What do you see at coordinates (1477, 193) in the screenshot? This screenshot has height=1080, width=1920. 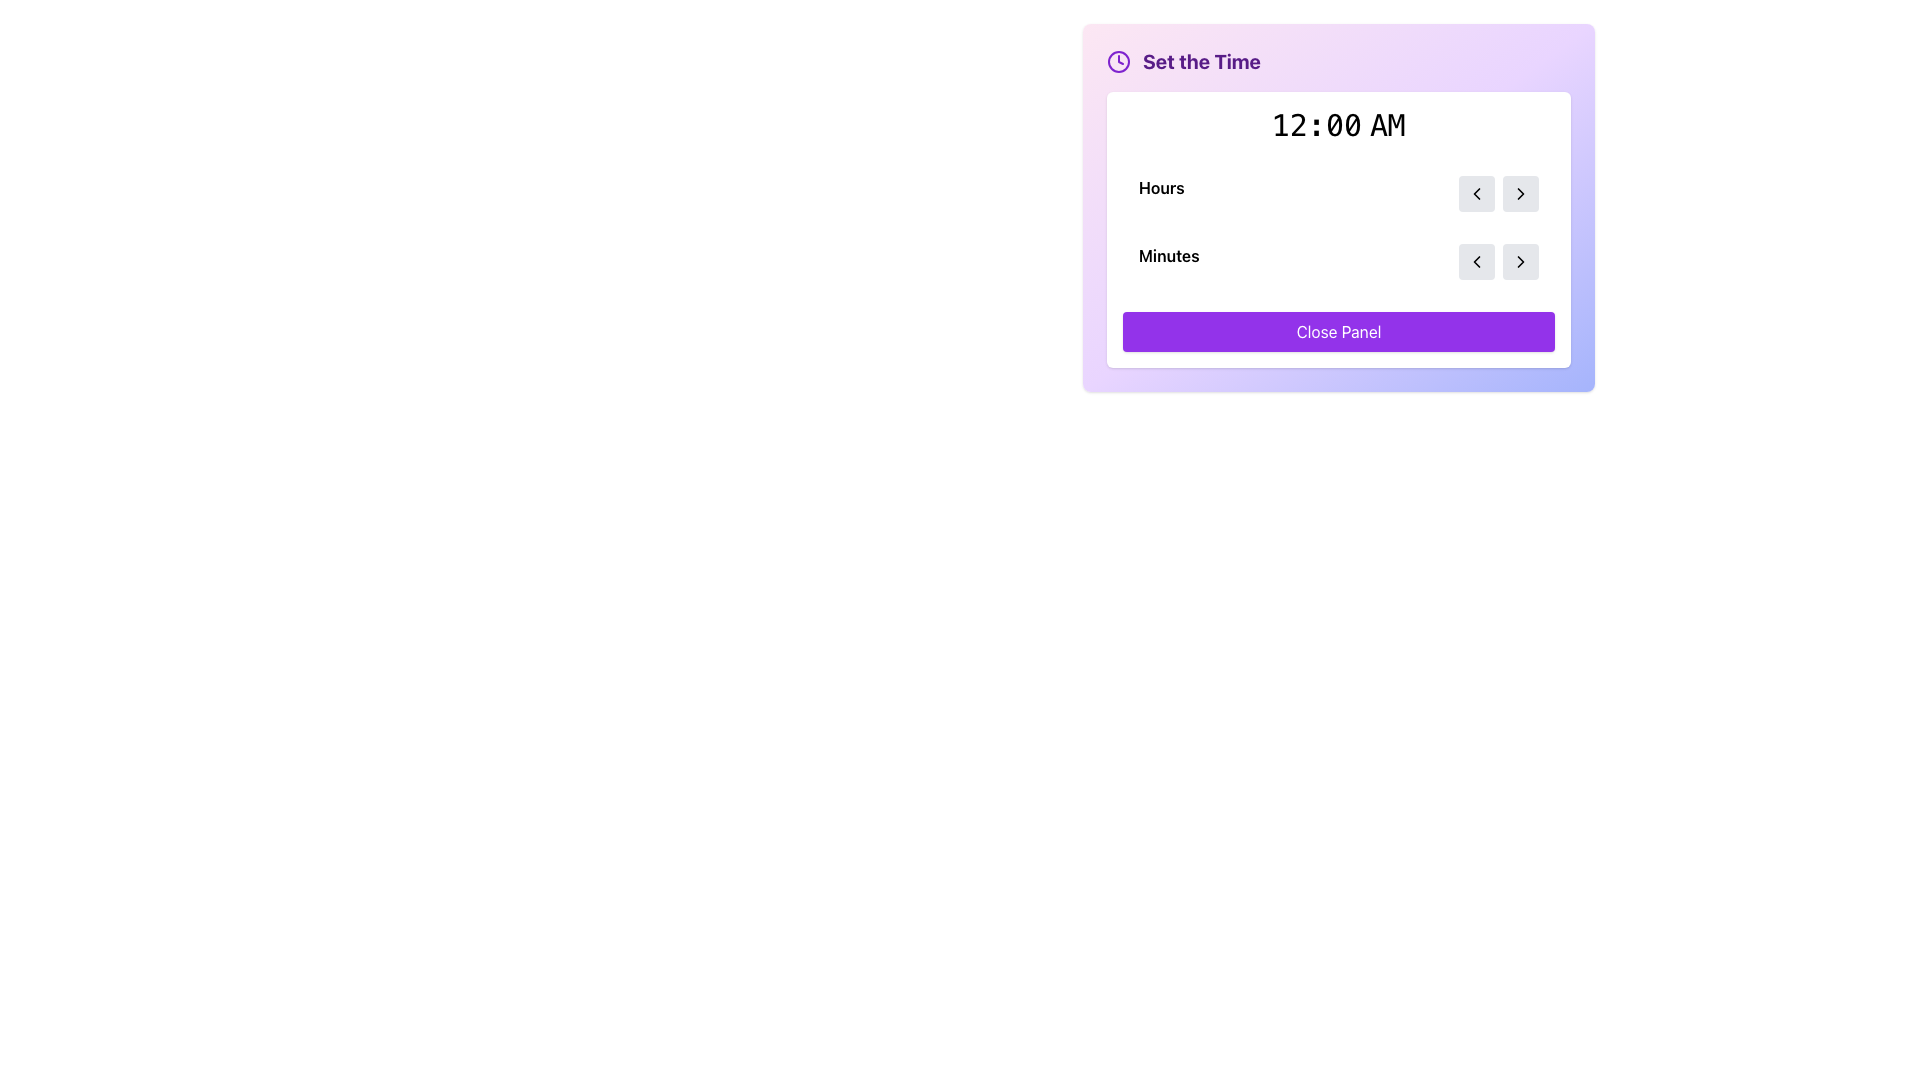 I see `the button with a leftward-pointing chevron icon in the 'Set the Time' interface, located to the right of the 'Hours' label` at bounding box center [1477, 193].